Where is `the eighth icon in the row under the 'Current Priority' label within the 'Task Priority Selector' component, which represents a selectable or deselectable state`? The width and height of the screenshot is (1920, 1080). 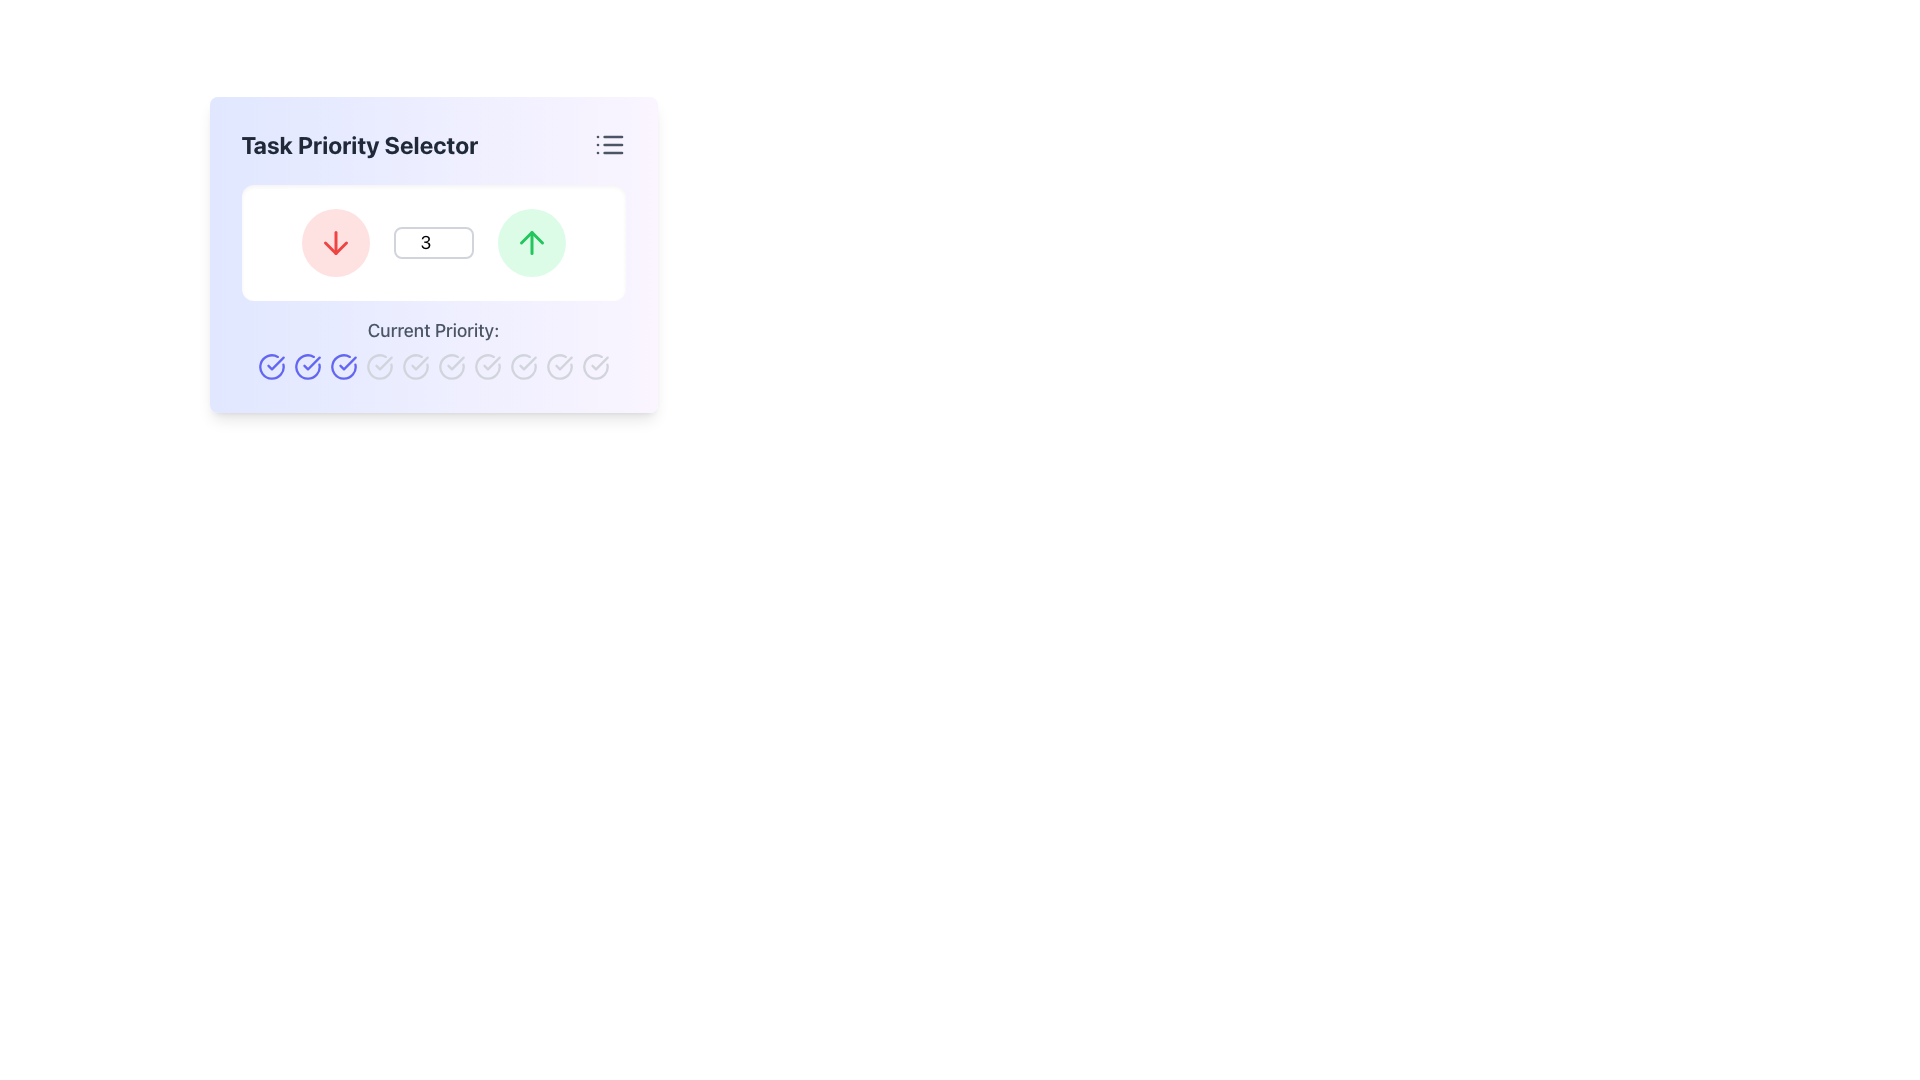
the eighth icon in the row under the 'Current Priority' label within the 'Task Priority Selector' component, which represents a selectable or deselectable state is located at coordinates (487, 366).